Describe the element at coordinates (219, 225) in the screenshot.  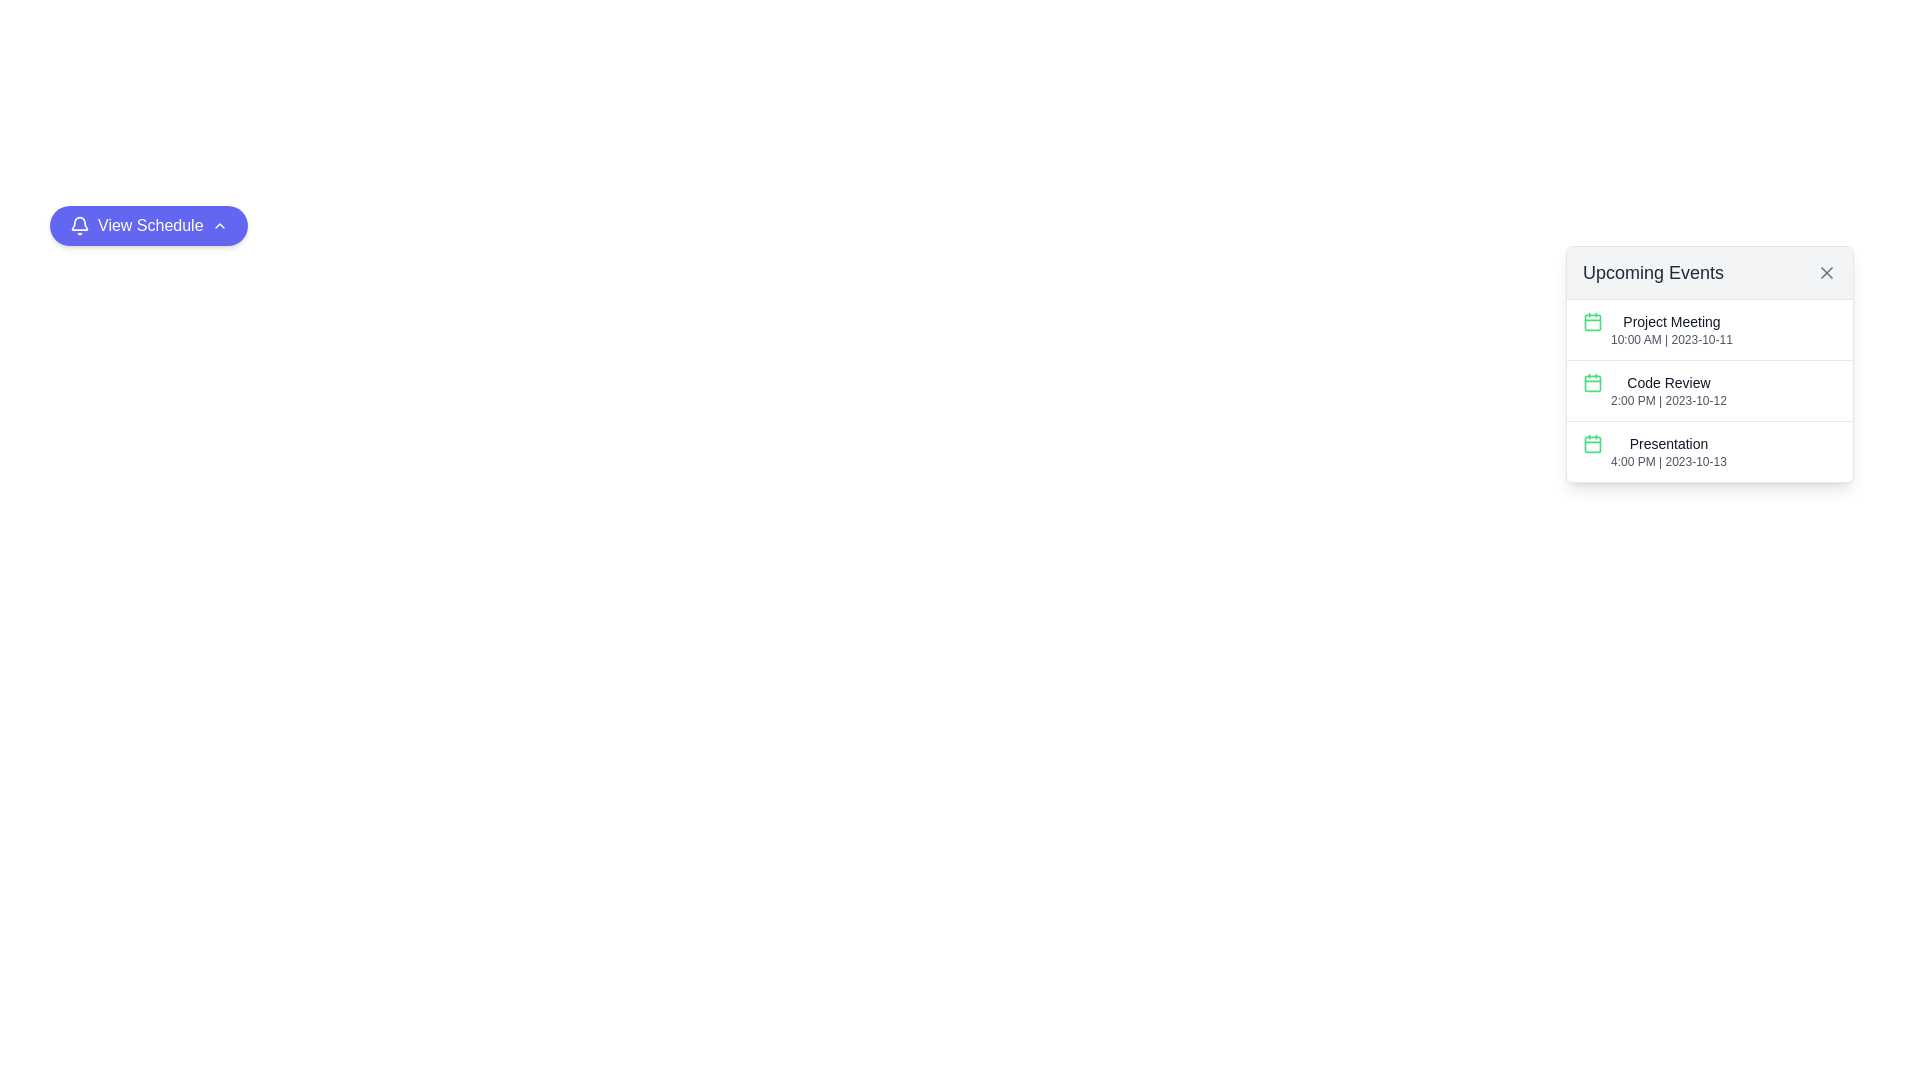
I see `the toggle icon located at the end of the 'View Schedule' button to interact with its expand or collapse functionality` at that location.